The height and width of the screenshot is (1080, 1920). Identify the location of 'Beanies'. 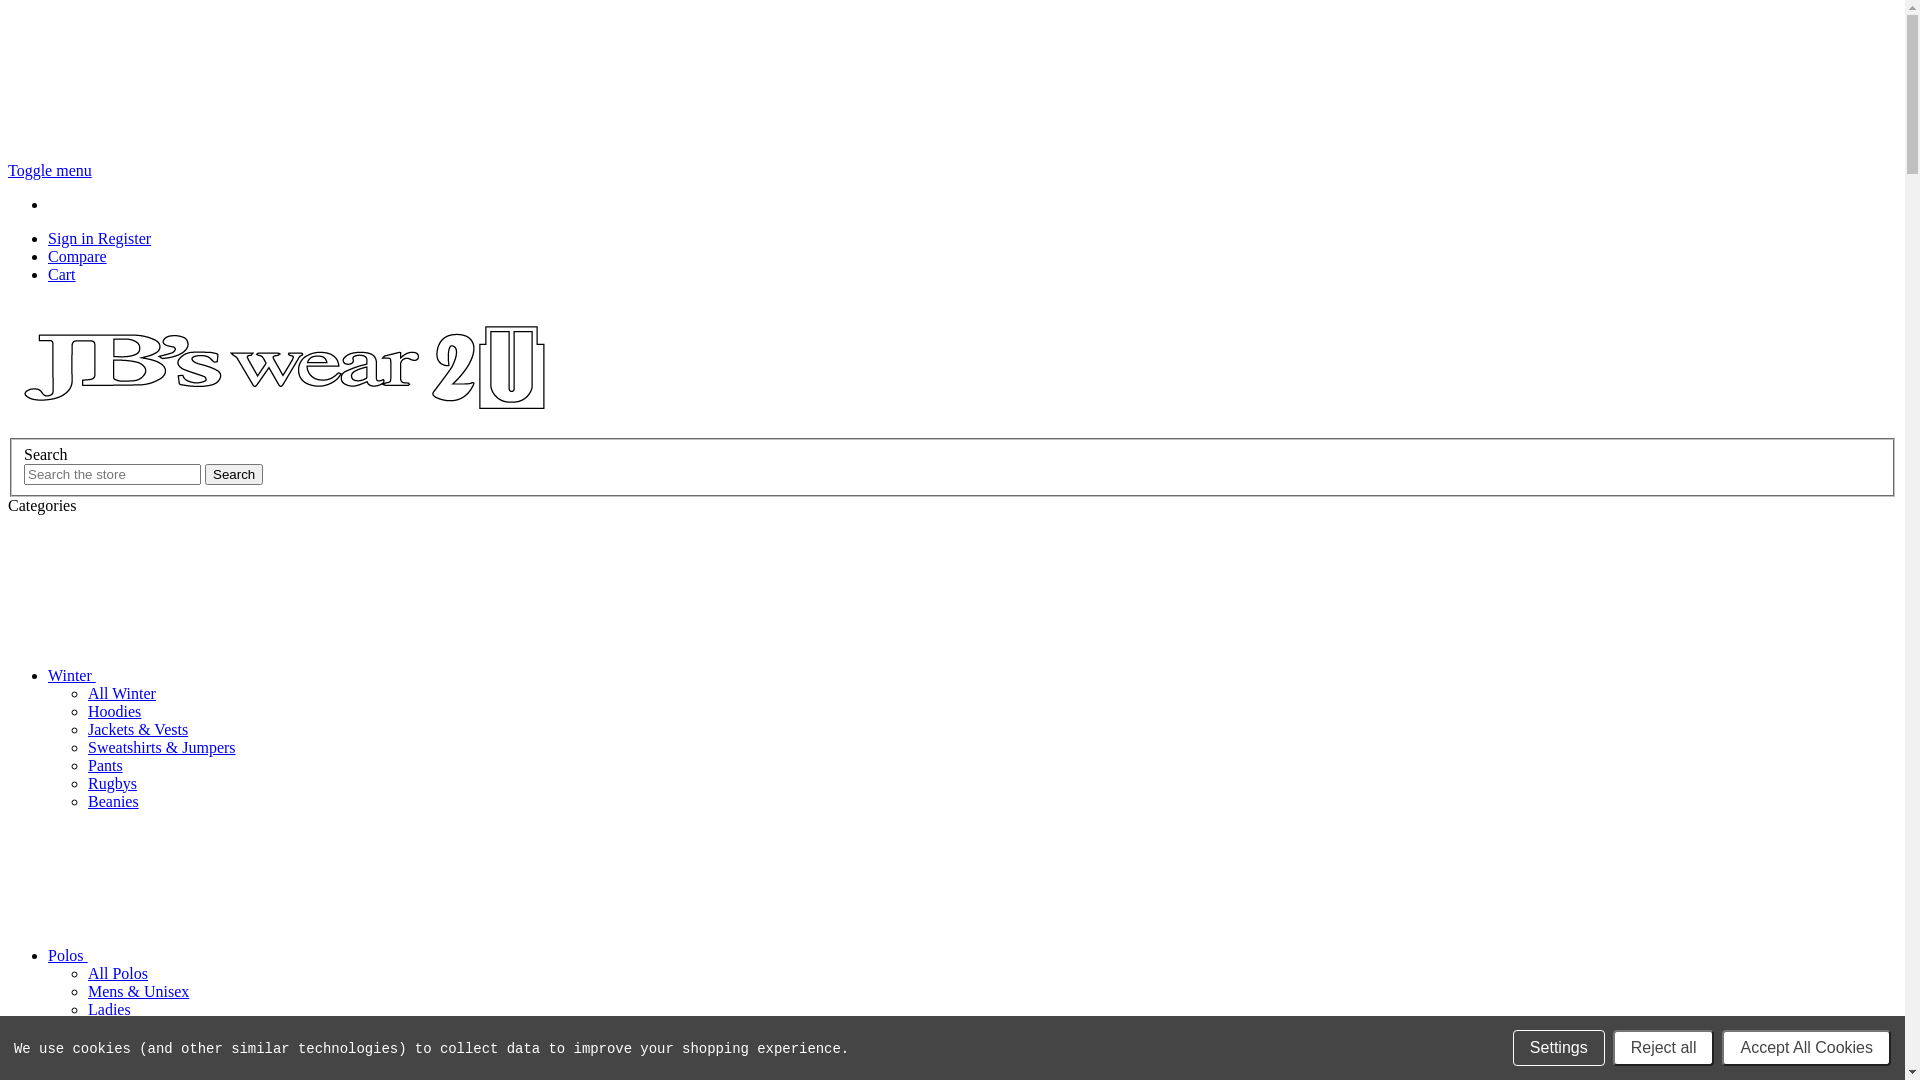
(86, 800).